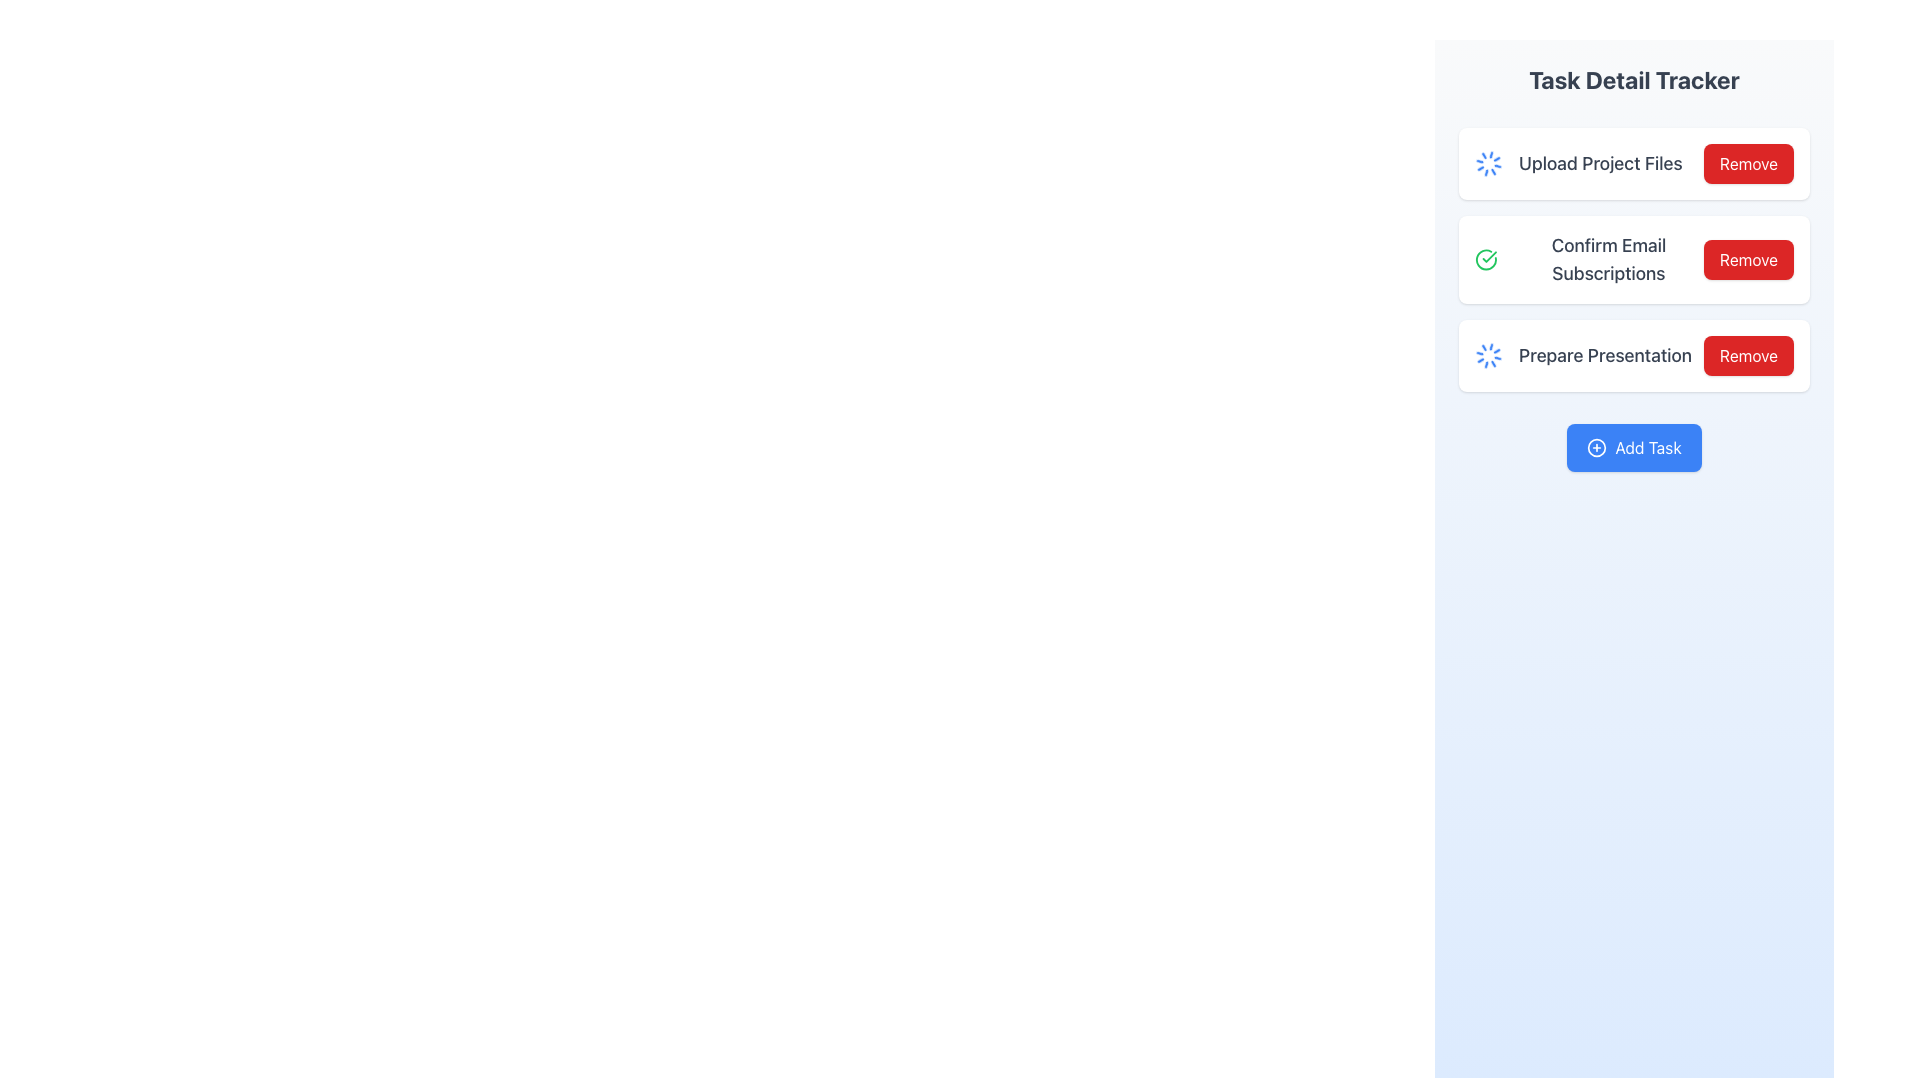  What do you see at coordinates (1747, 354) in the screenshot?
I see `the button located at the right end of the 'Prepare Presentation' task list item` at bounding box center [1747, 354].